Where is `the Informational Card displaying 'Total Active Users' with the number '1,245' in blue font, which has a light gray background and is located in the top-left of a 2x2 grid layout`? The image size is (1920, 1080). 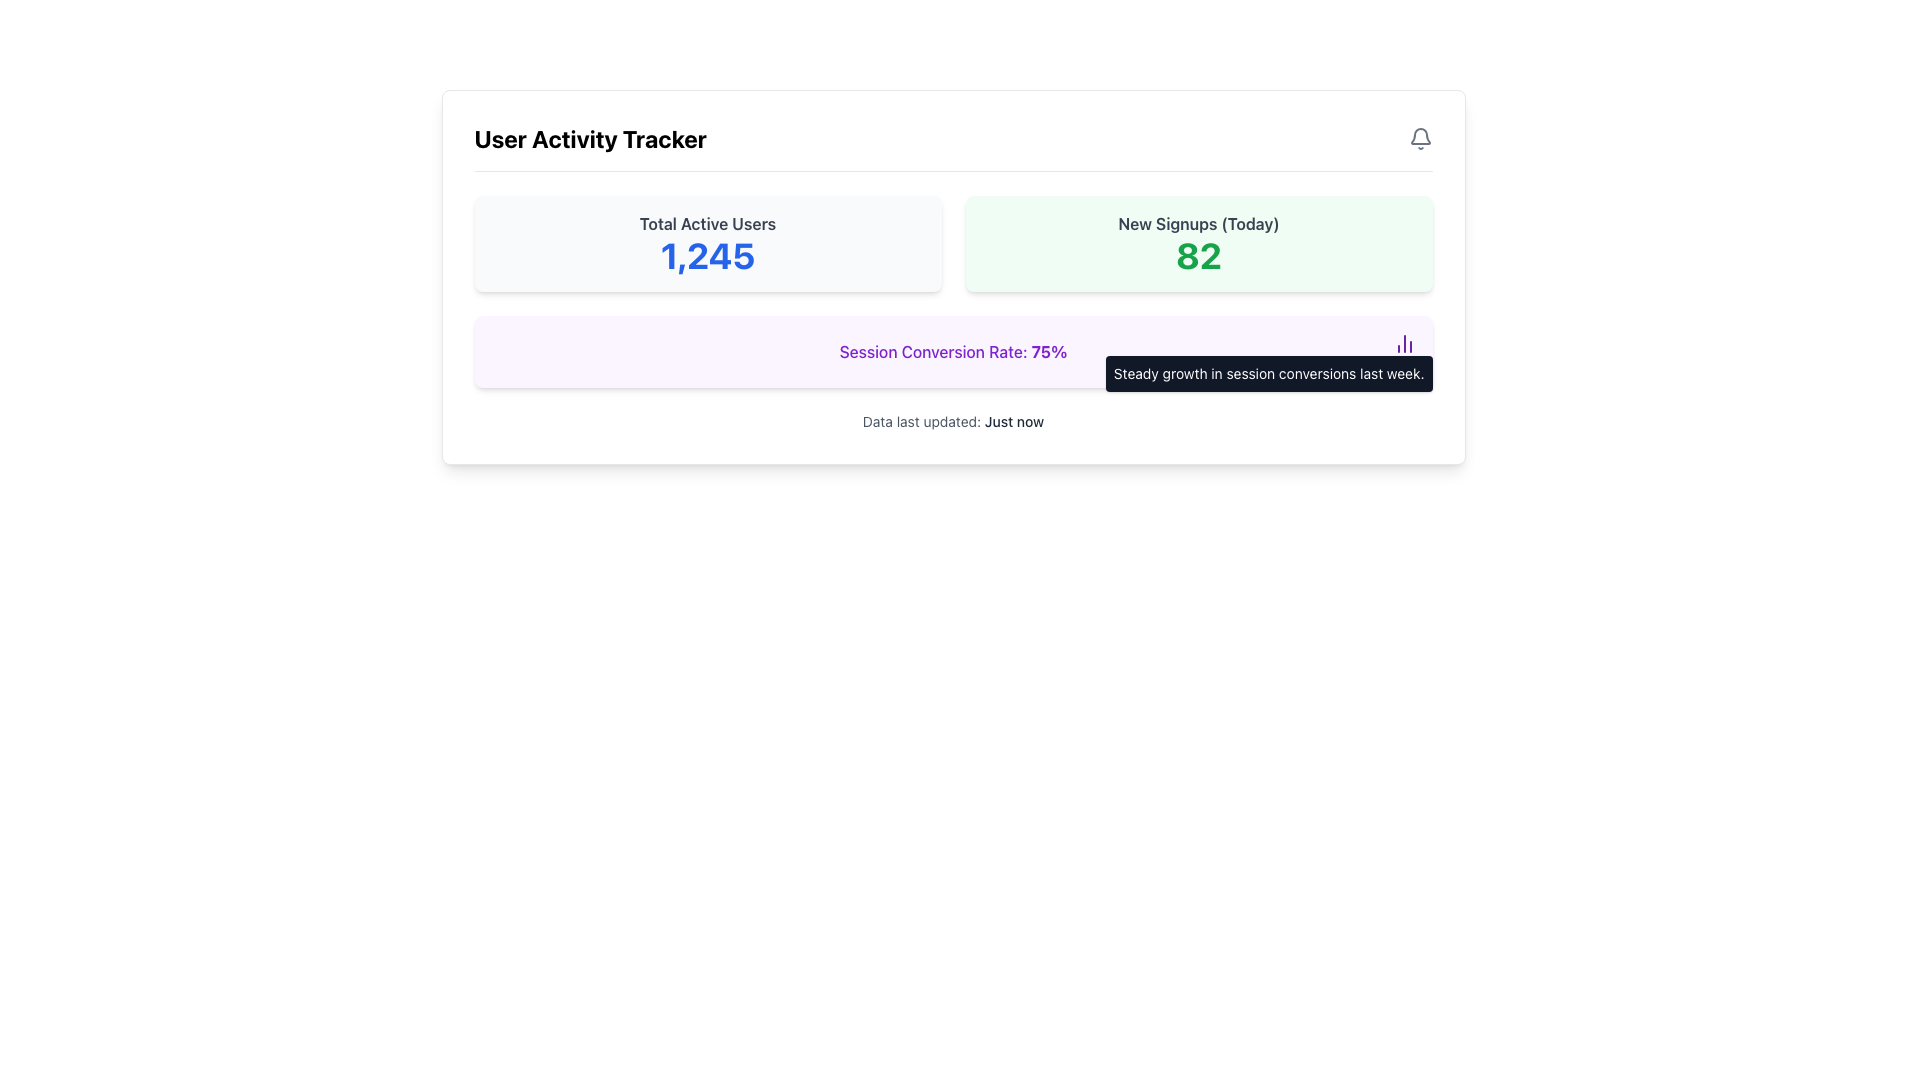
the Informational Card displaying 'Total Active Users' with the number '1,245' in blue font, which has a light gray background and is located in the top-left of a 2x2 grid layout is located at coordinates (708, 242).